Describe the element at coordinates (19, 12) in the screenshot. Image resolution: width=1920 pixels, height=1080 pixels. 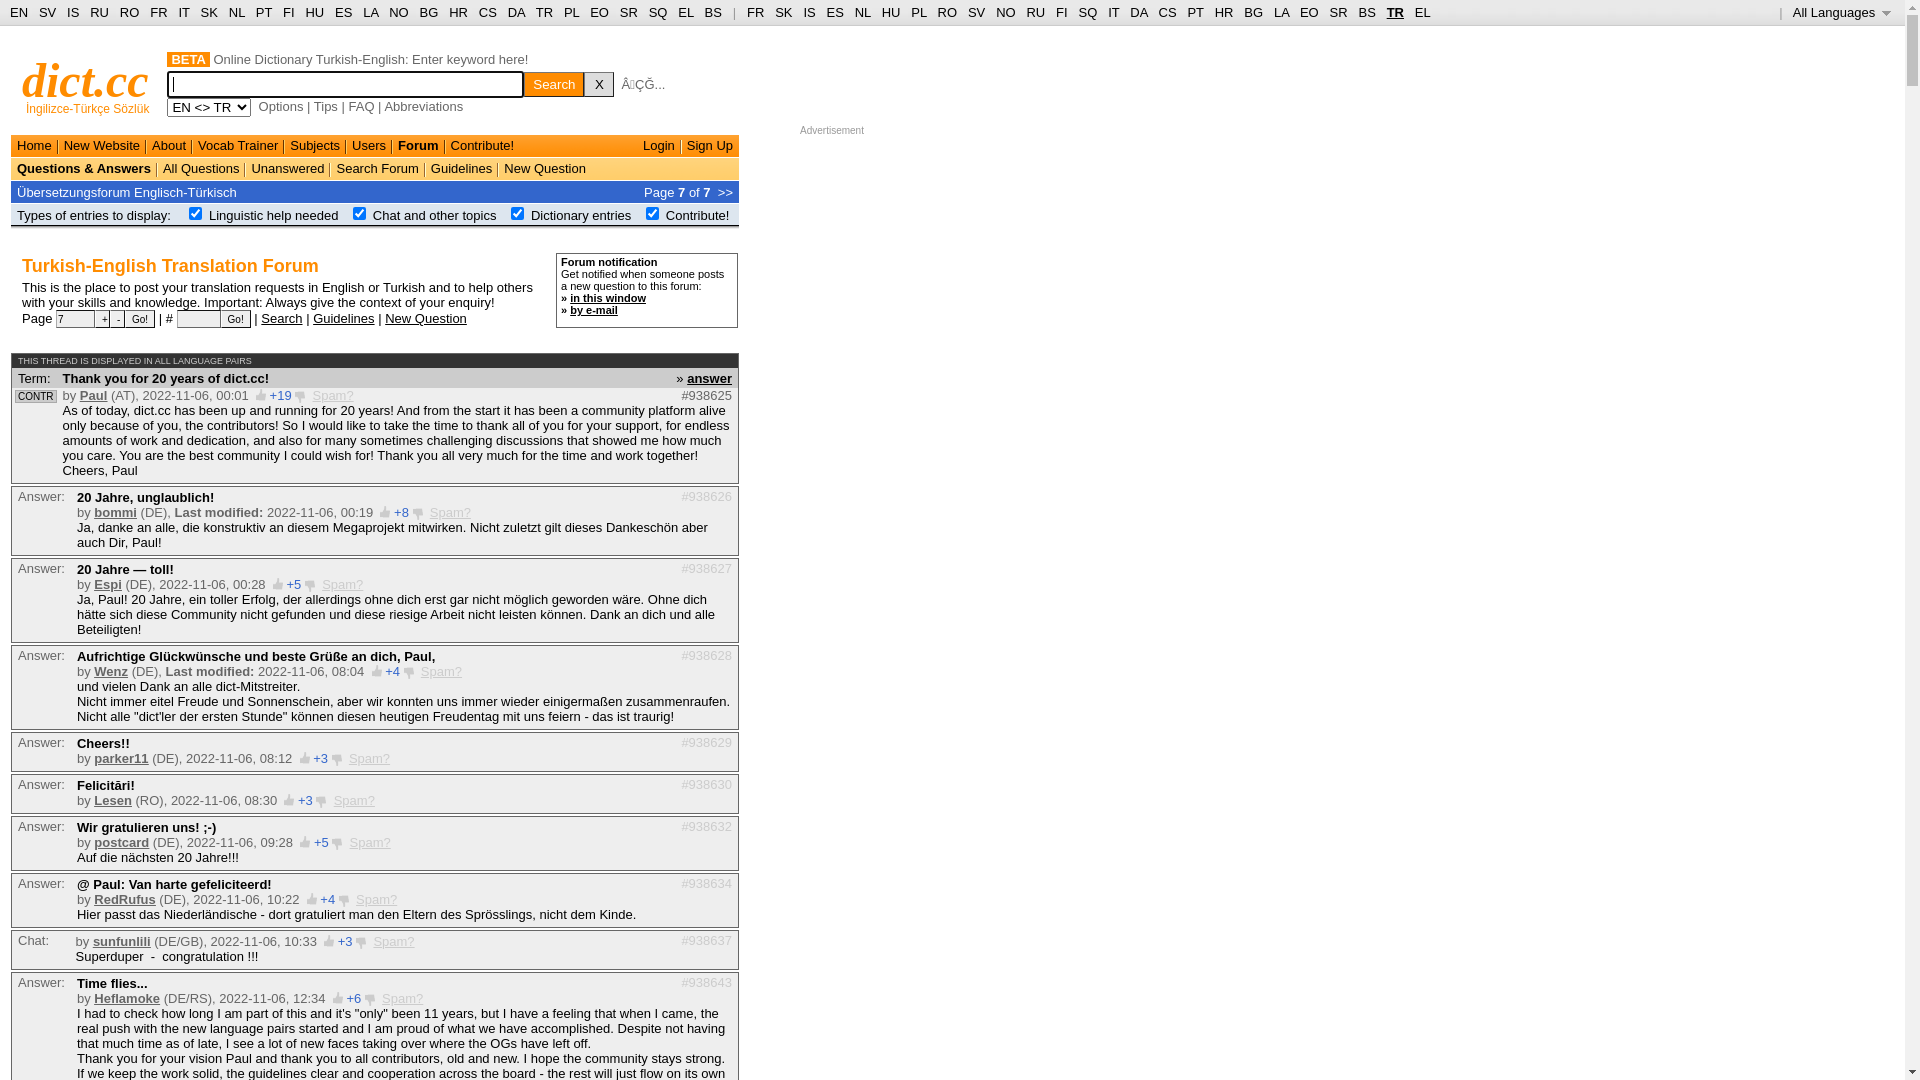
I see `'EN'` at that location.